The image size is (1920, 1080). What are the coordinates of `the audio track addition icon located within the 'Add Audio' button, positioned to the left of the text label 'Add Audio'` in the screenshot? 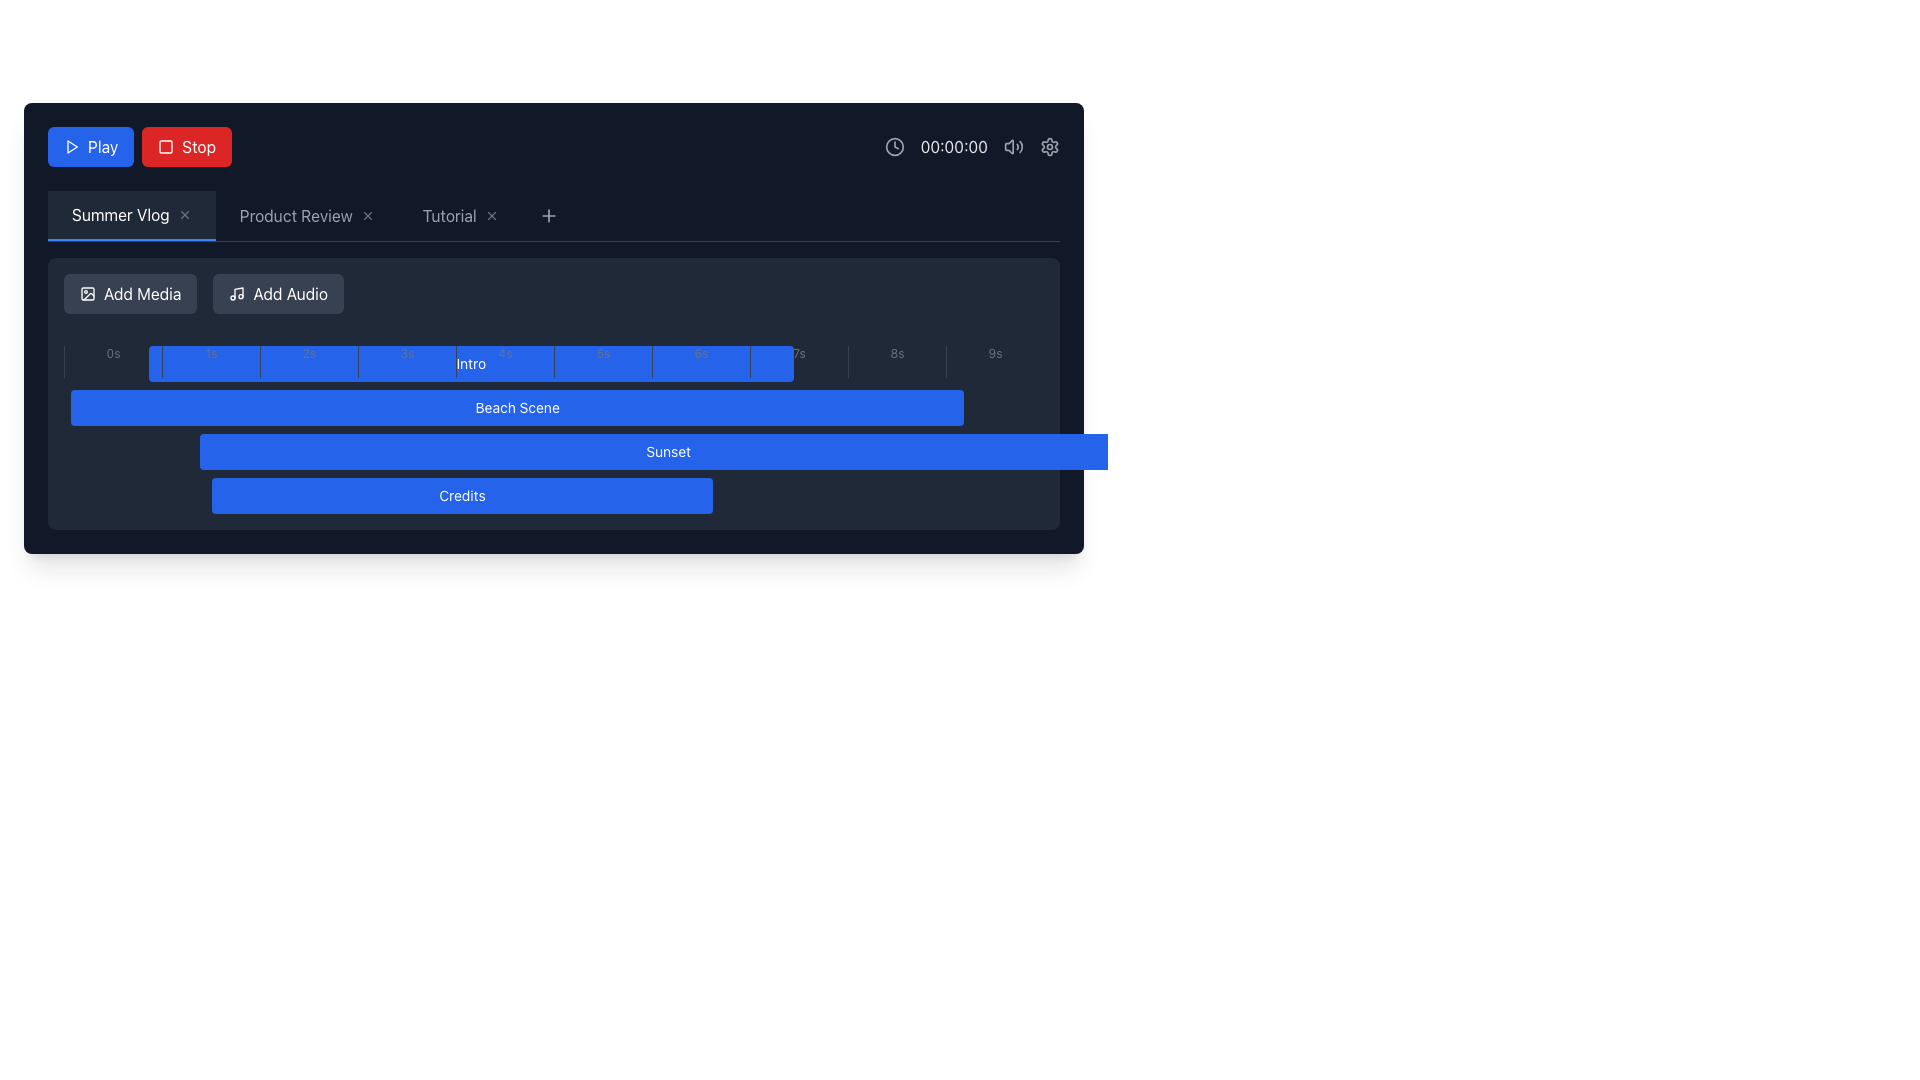 It's located at (237, 293).